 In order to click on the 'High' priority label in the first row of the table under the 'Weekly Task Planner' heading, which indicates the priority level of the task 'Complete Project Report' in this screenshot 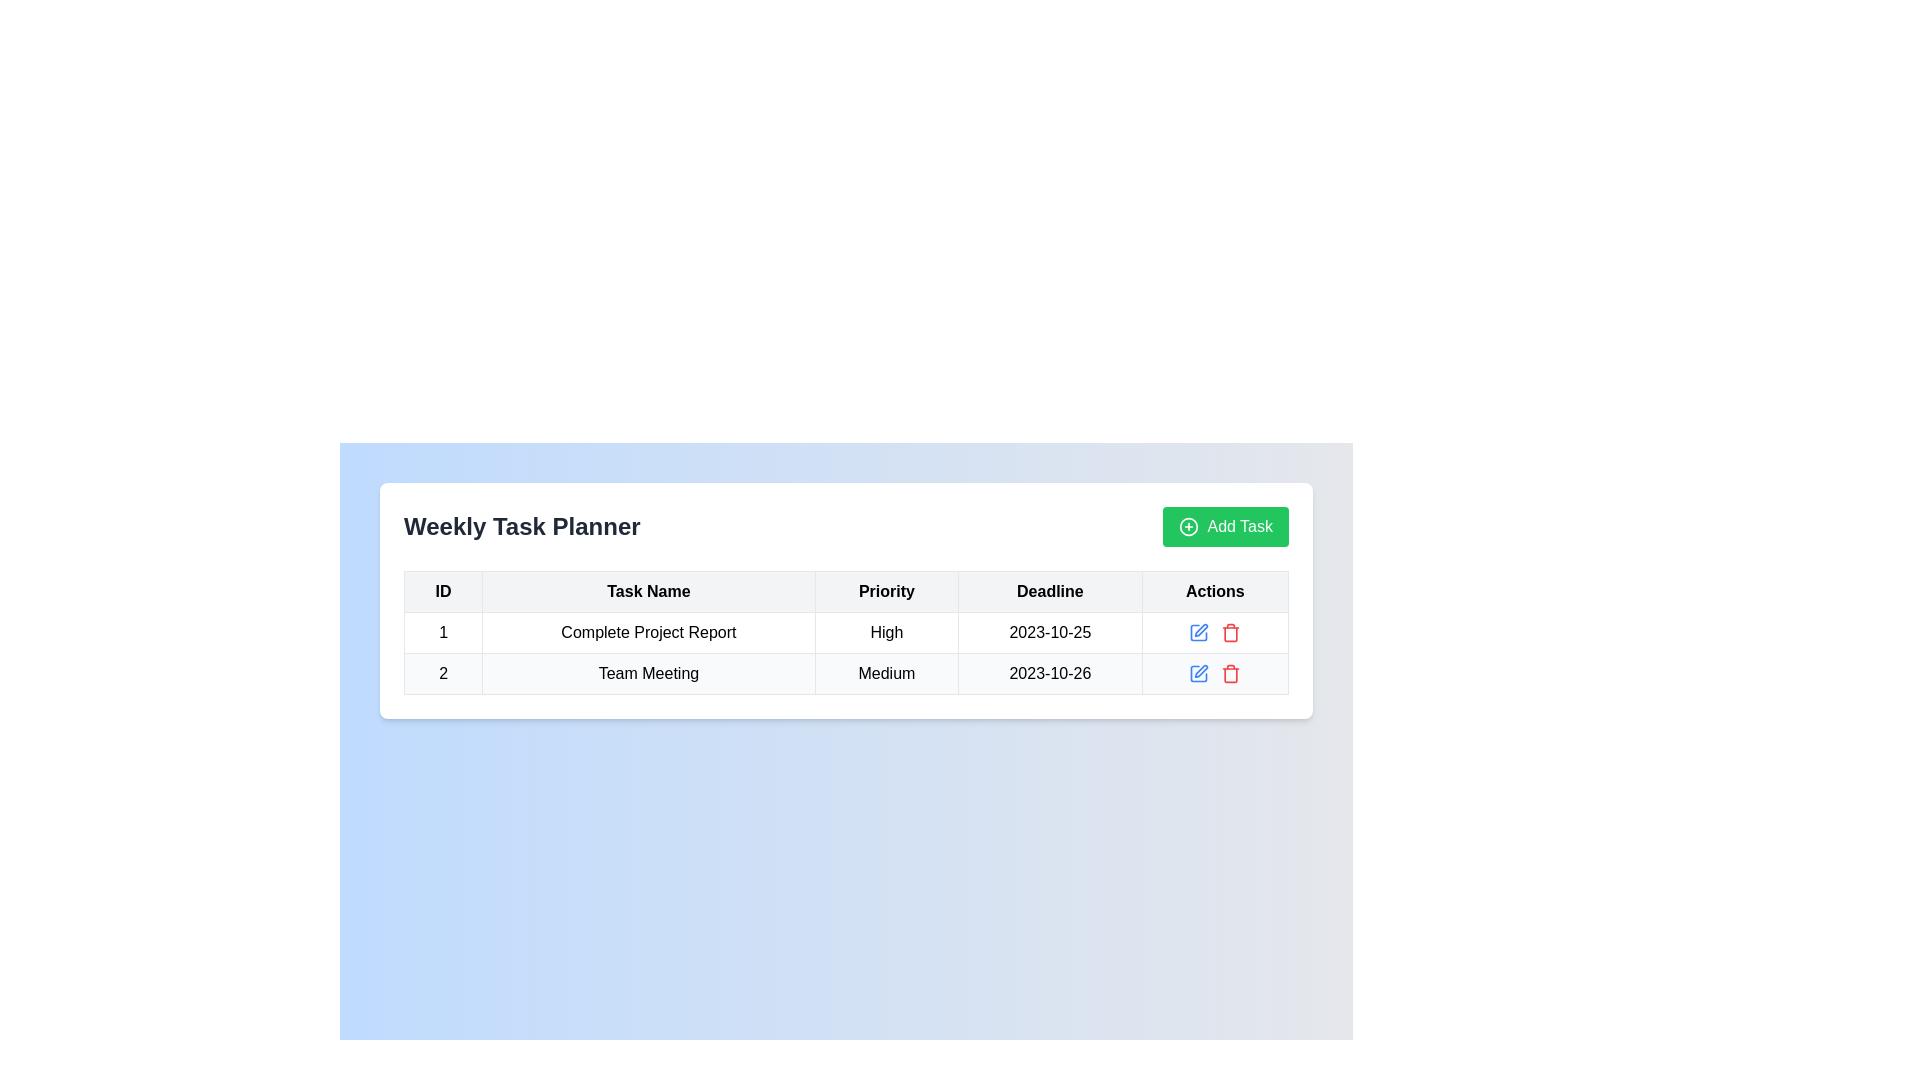, I will do `click(885, 632)`.